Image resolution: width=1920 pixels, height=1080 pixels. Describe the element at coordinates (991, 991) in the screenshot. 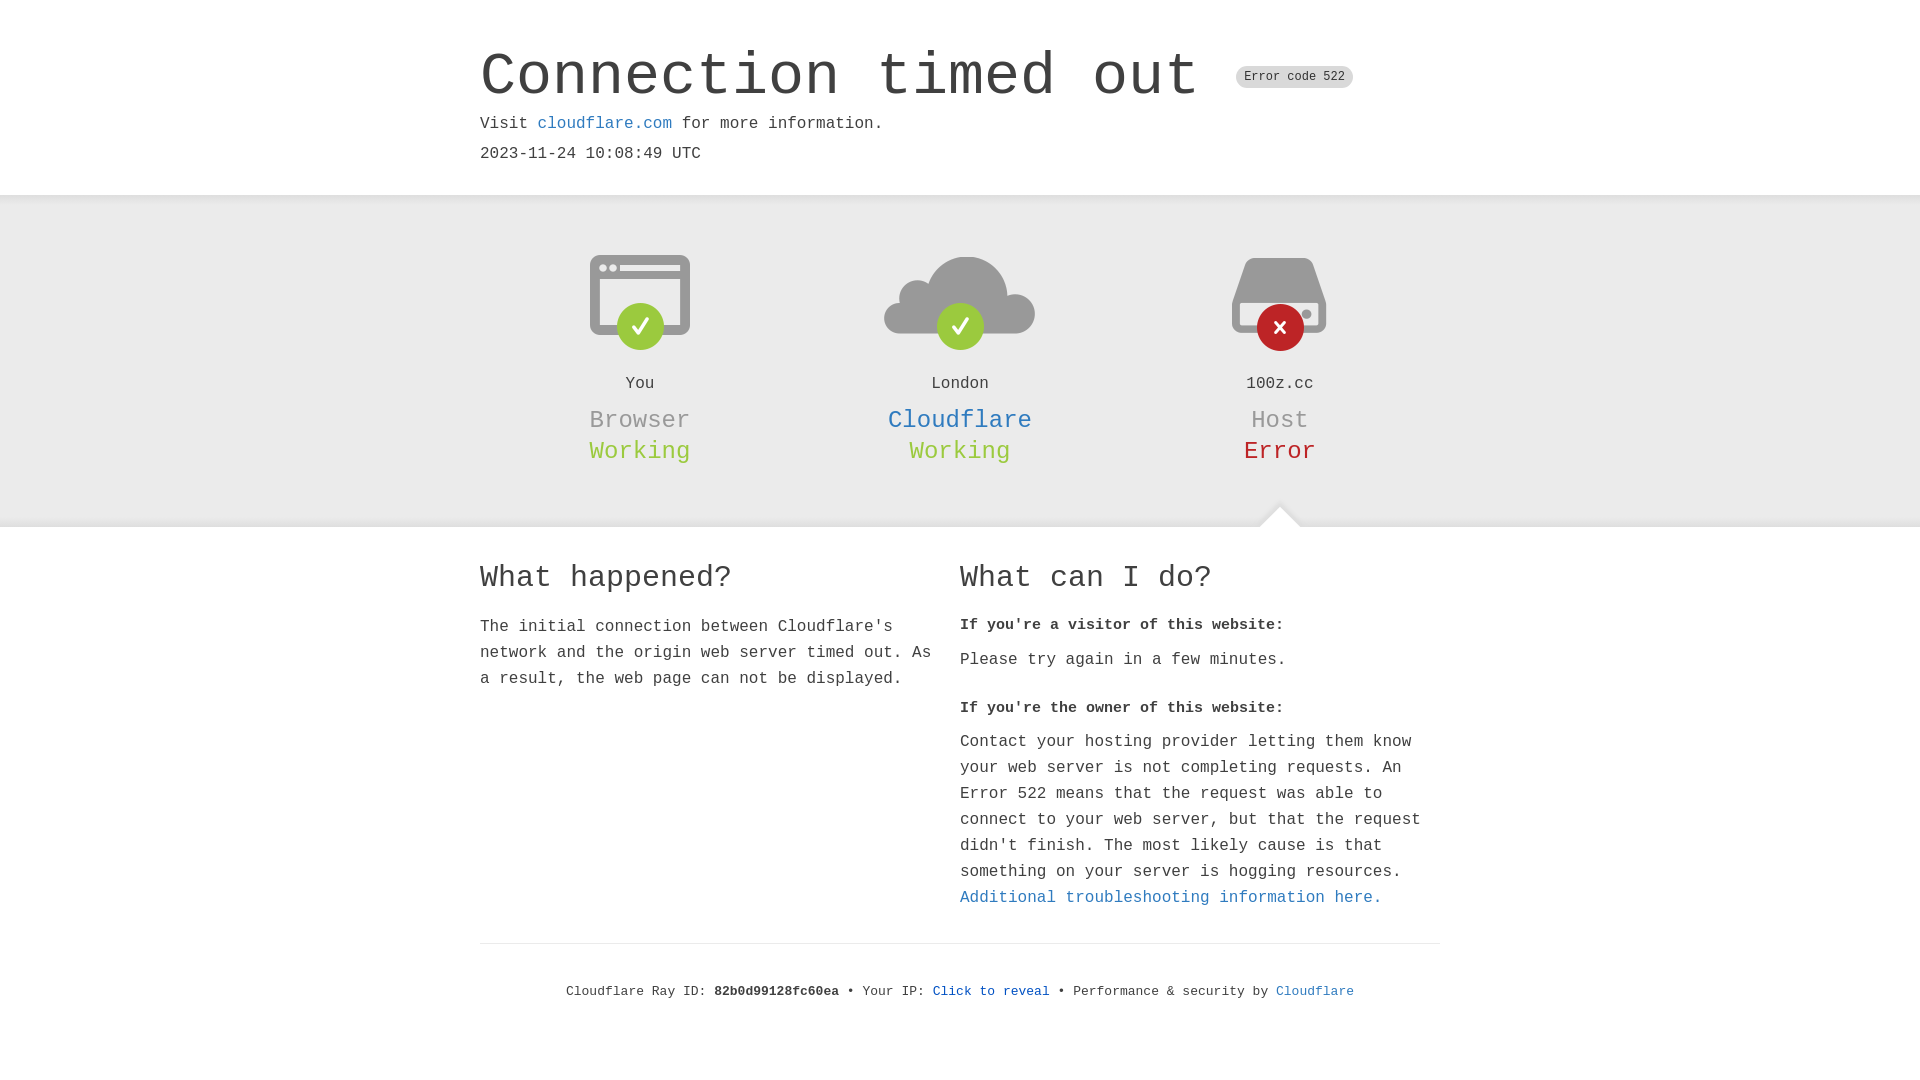

I see `'Click to reveal'` at that location.